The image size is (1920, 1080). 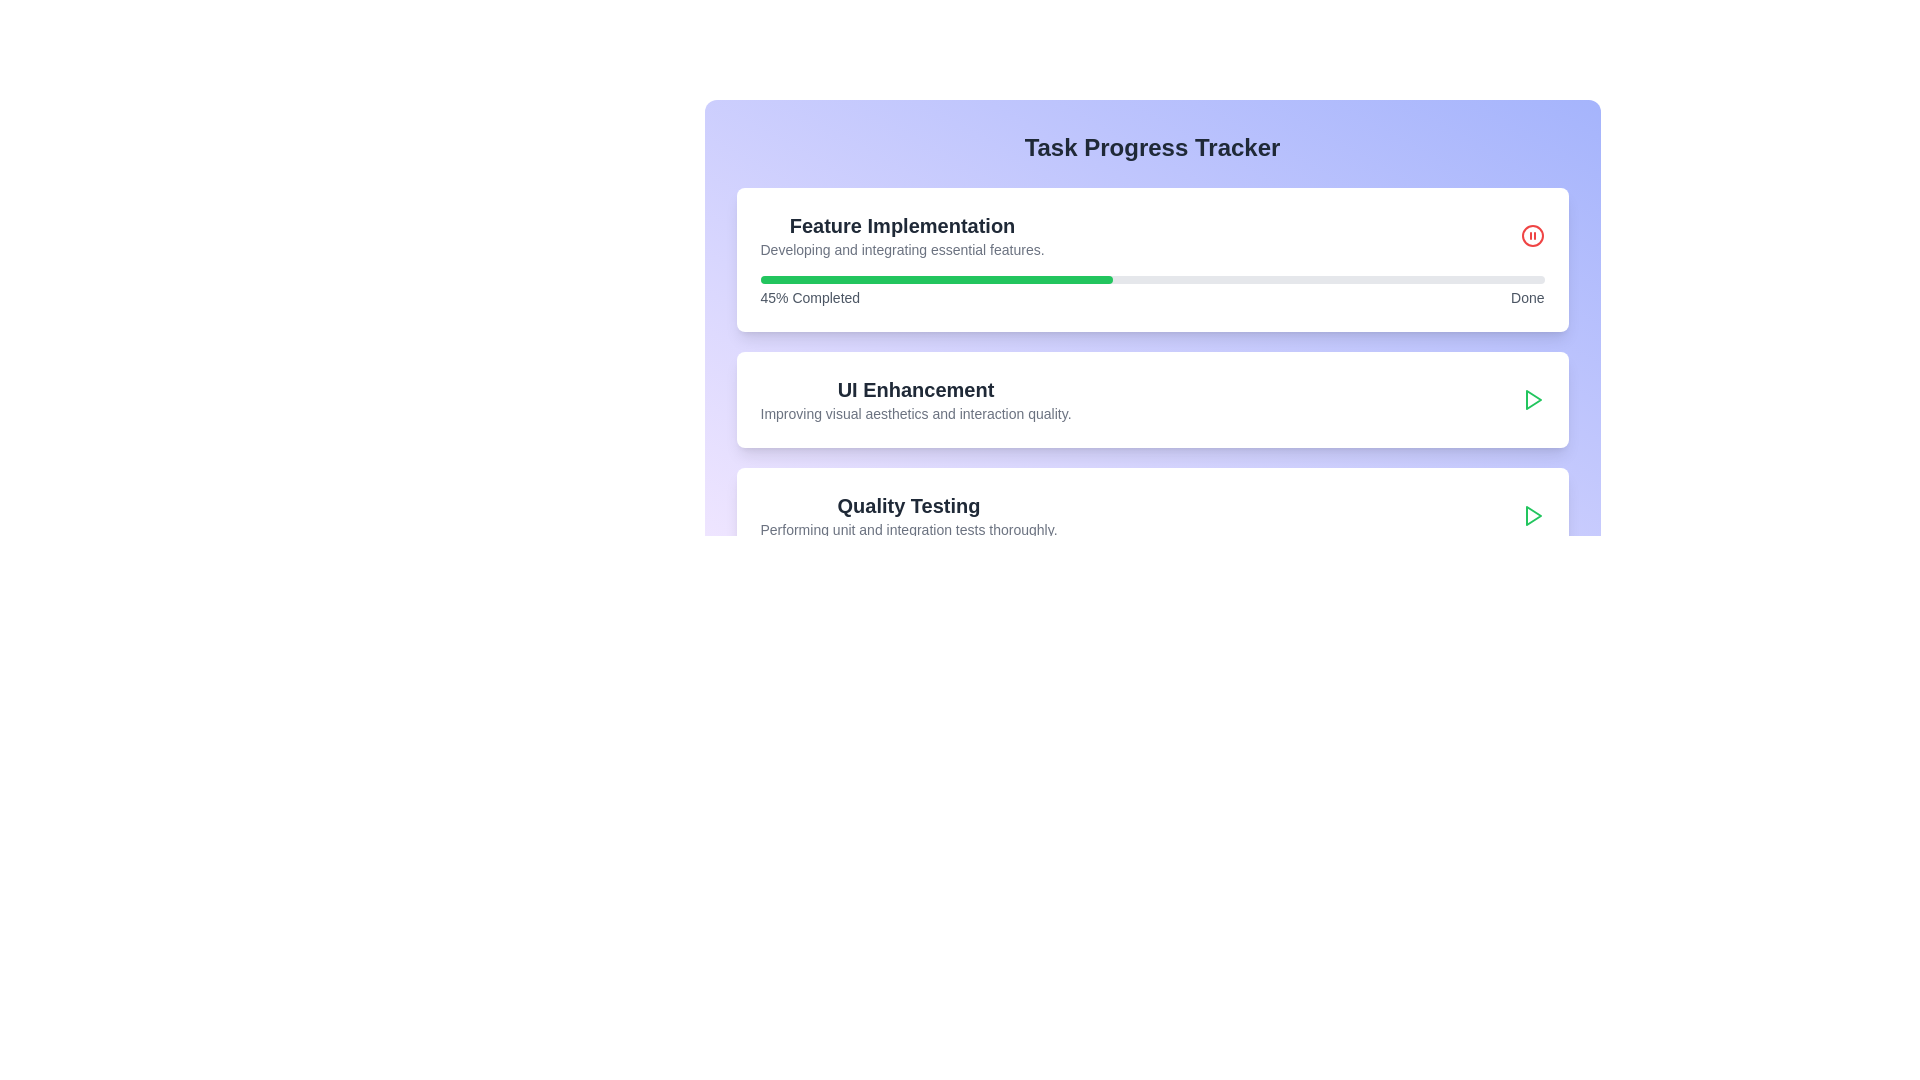 I want to click on the bold, large text label reading 'Feature Implementation' located at the top-left part of the task card, which is centrally aligned on the page, so click(x=901, y=225).